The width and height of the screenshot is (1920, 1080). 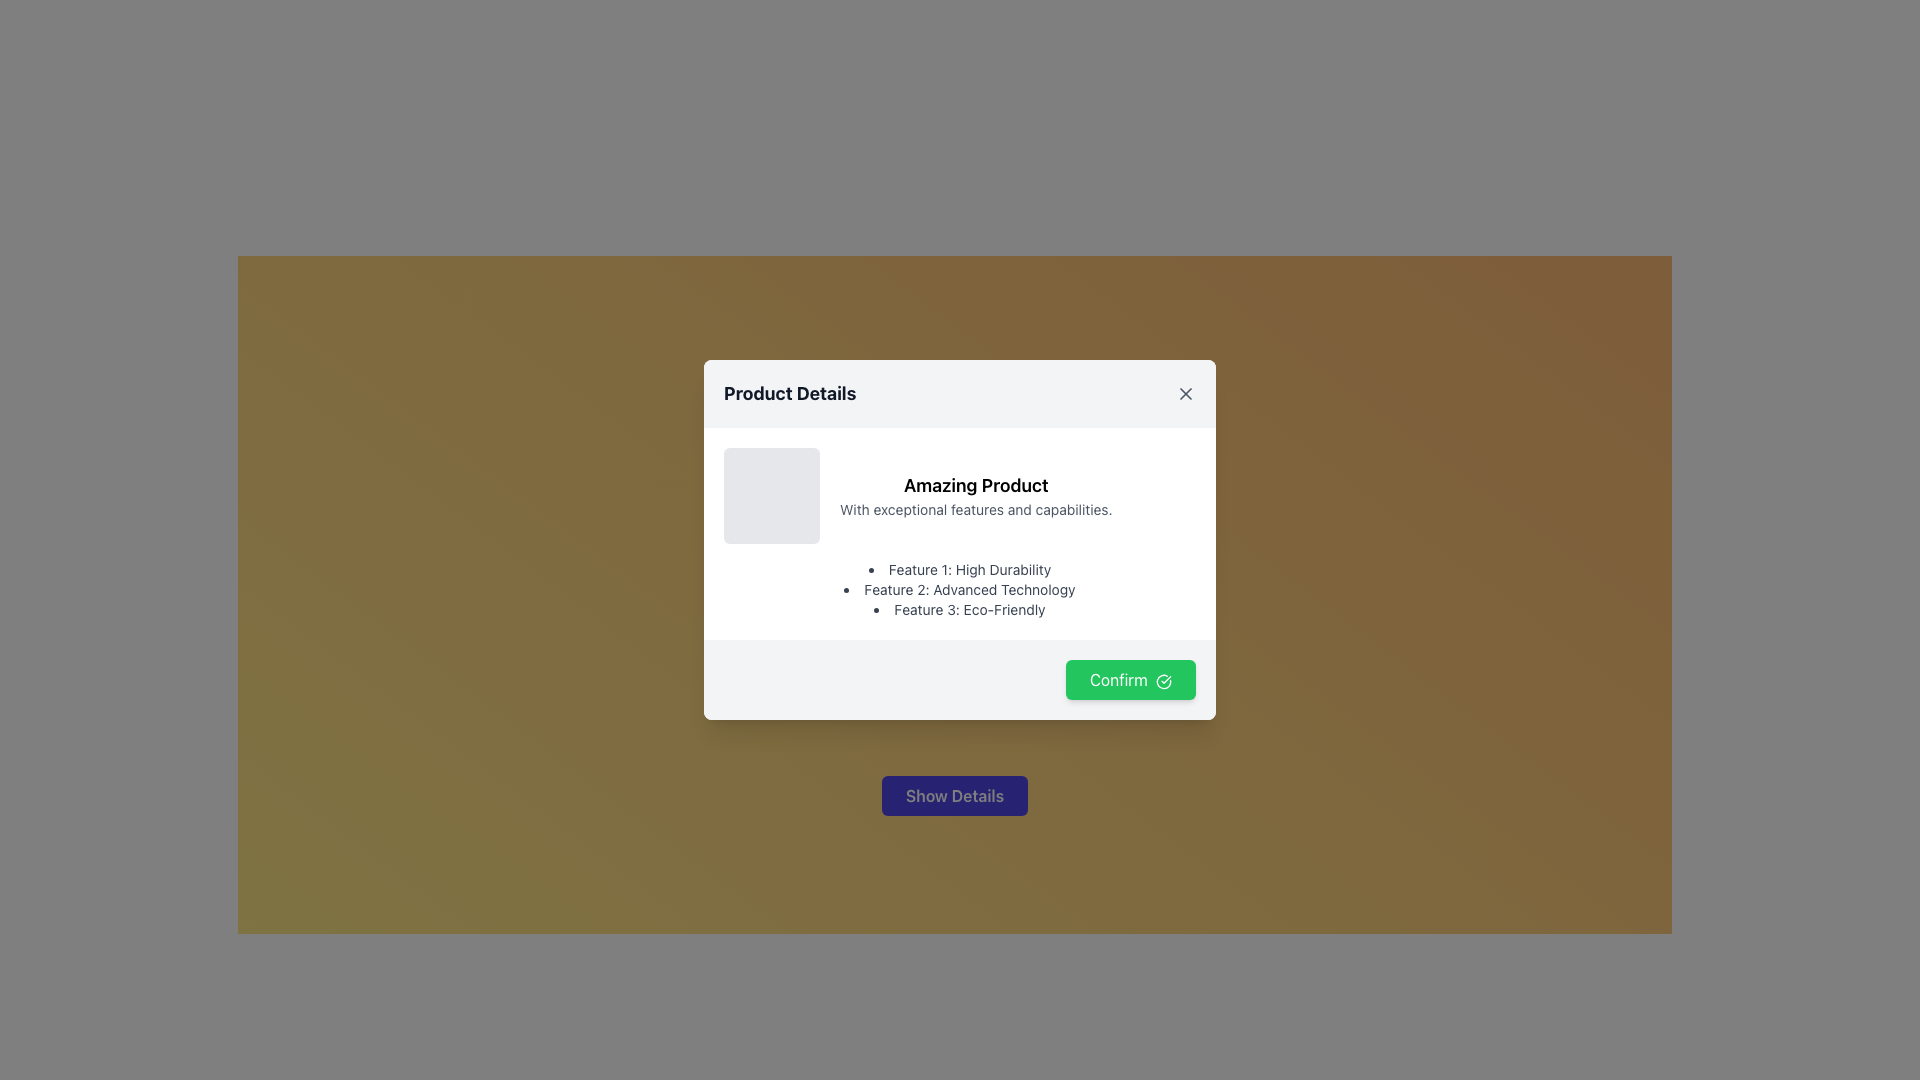 What do you see at coordinates (960, 589) in the screenshot?
I see `the non-interactive informational text element displaying 'Feature 2: Advanced Technology,' which is located in a modal window as the second item in a list of features` at bounding box center [960, 589].